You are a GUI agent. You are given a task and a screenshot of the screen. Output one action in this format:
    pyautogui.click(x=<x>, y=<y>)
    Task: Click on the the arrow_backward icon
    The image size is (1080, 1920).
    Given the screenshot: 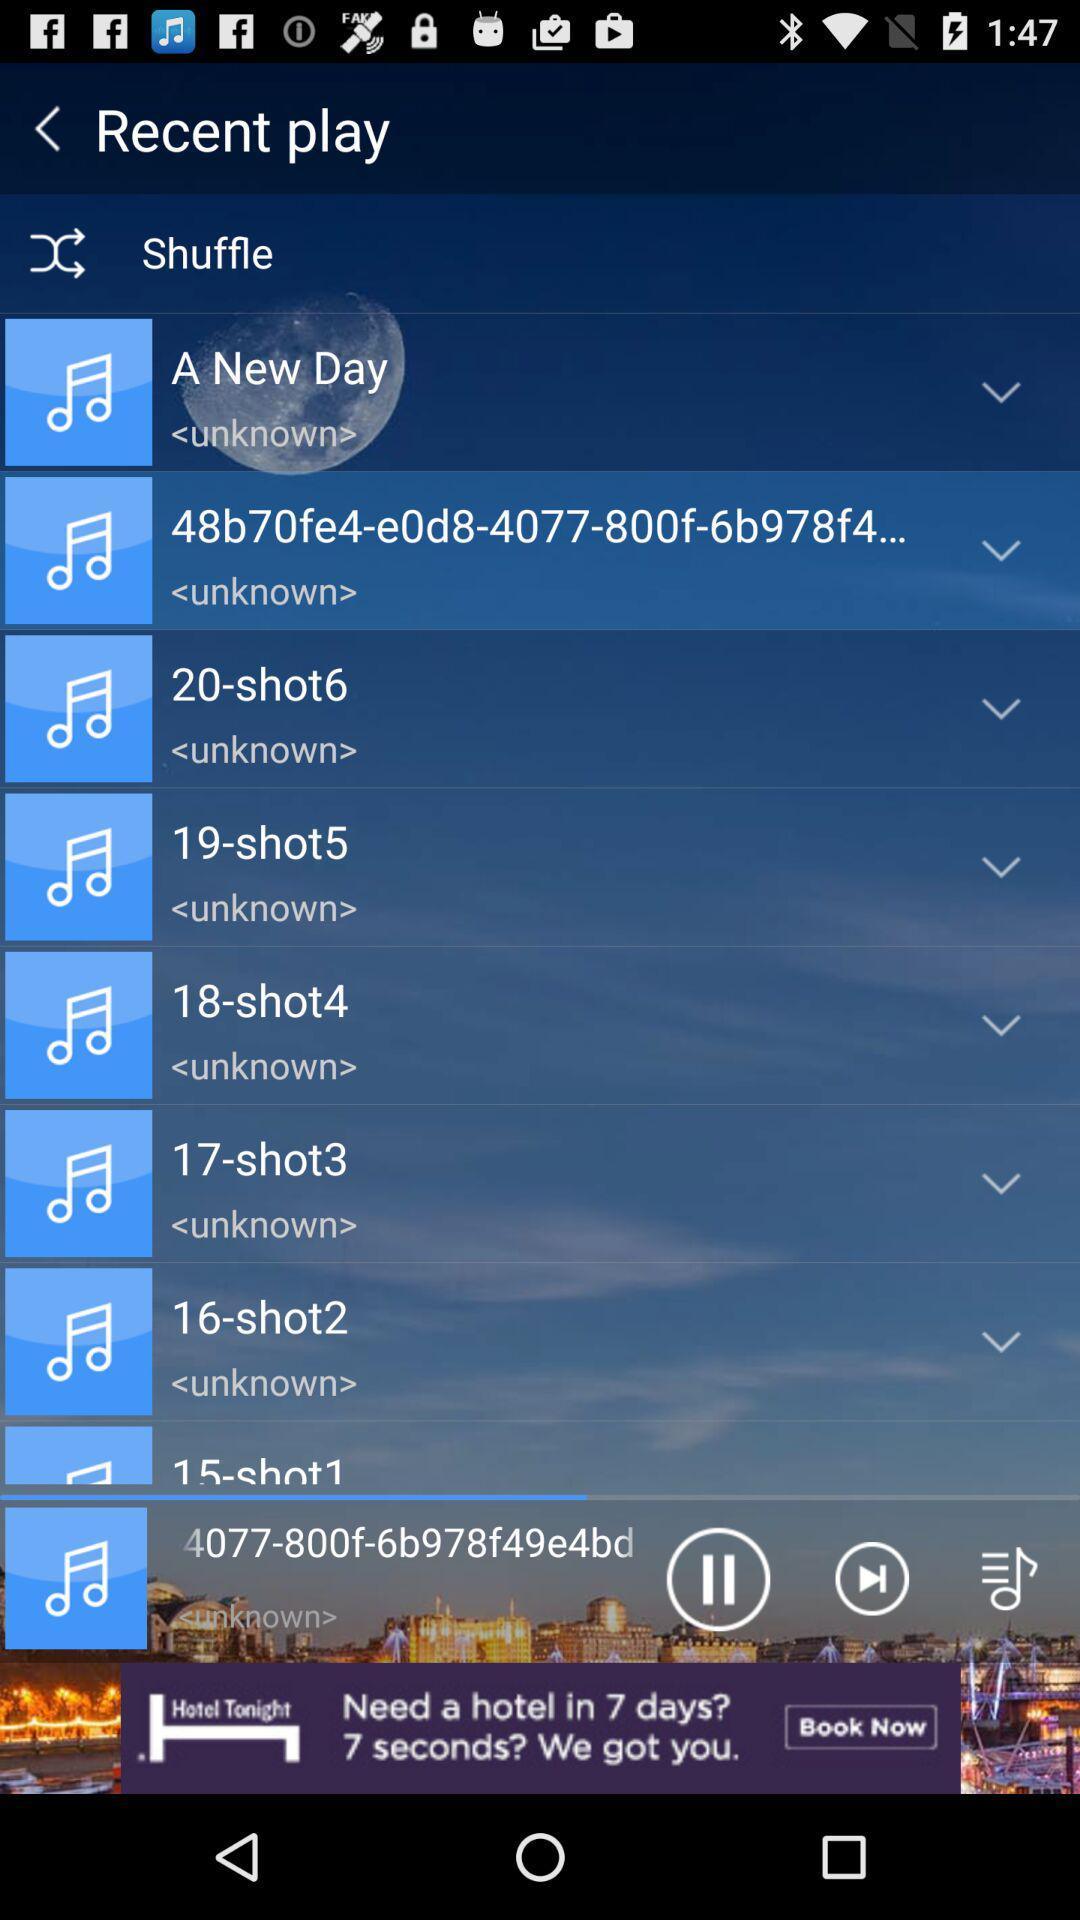 What is the action you would take?
    pyautogui.click(x=46, y=136)
    